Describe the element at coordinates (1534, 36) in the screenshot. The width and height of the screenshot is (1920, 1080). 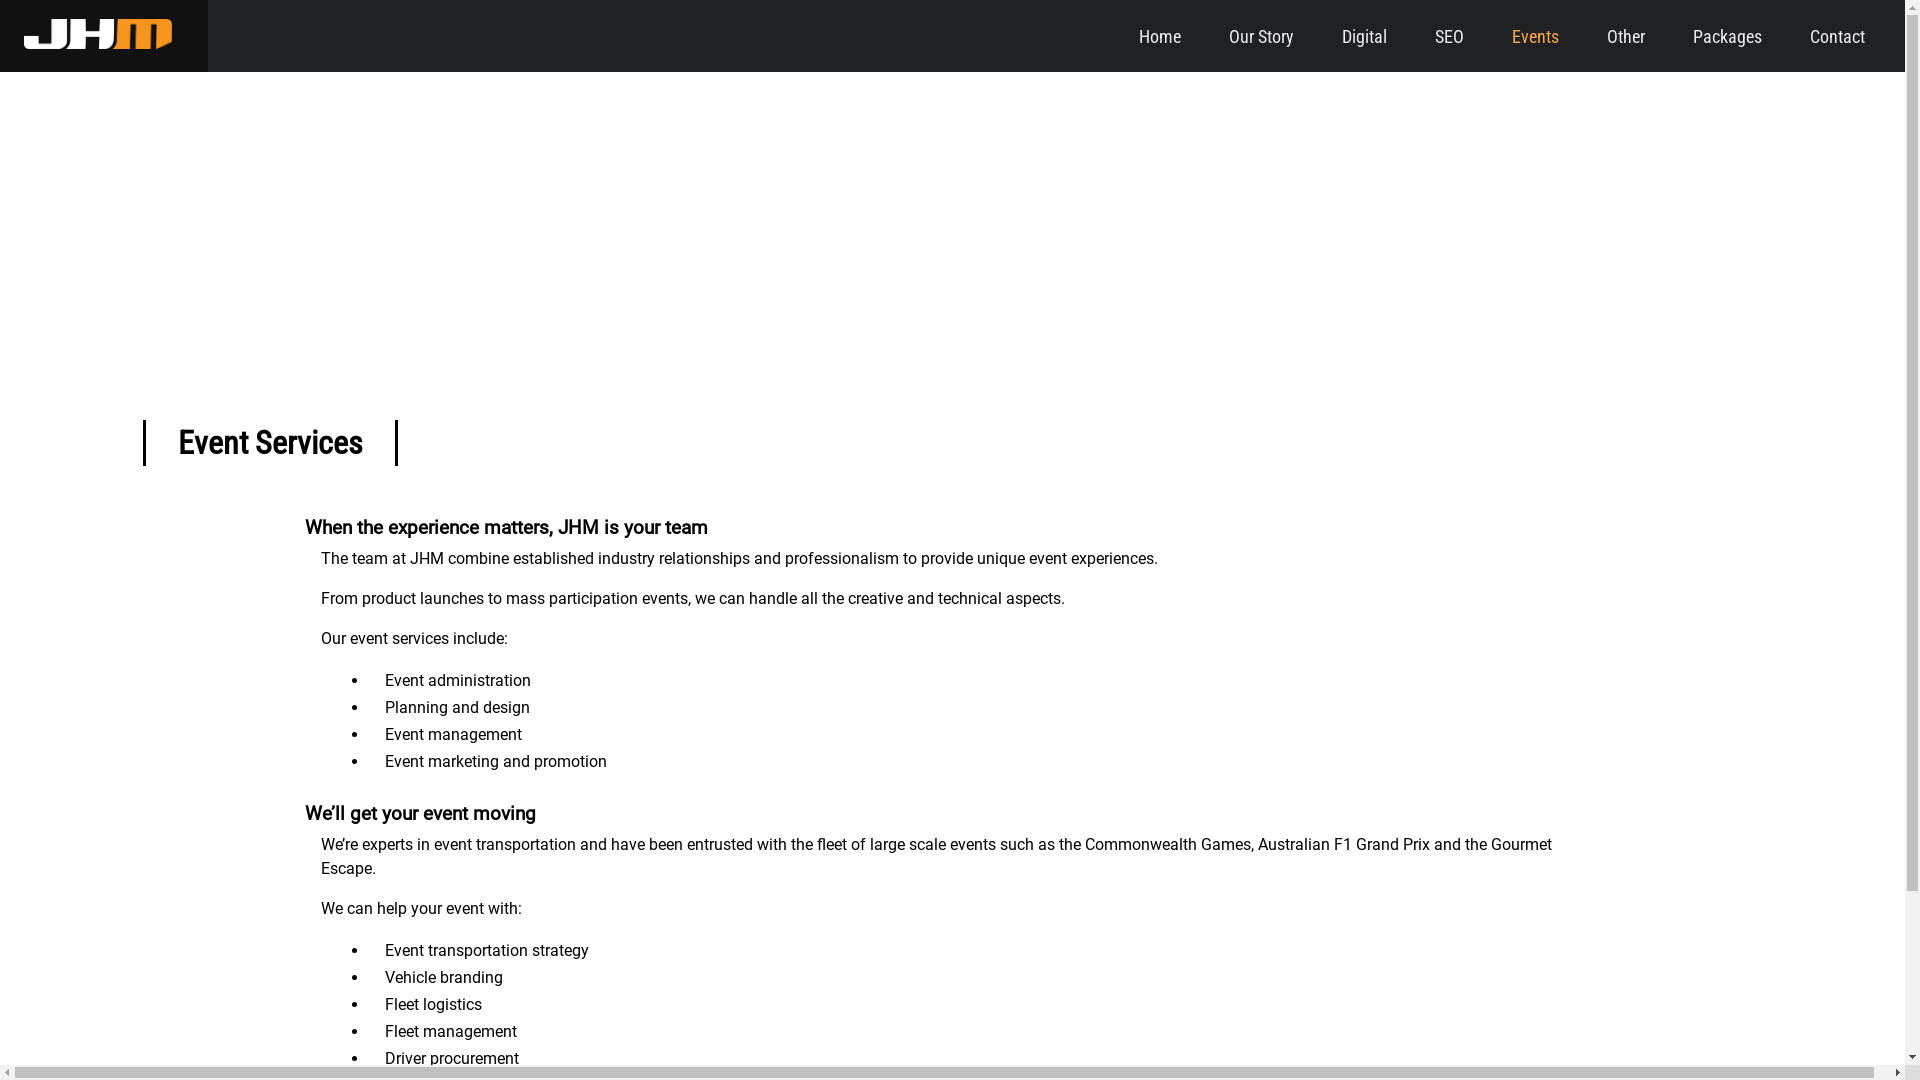
I see `'Events'` at that location.